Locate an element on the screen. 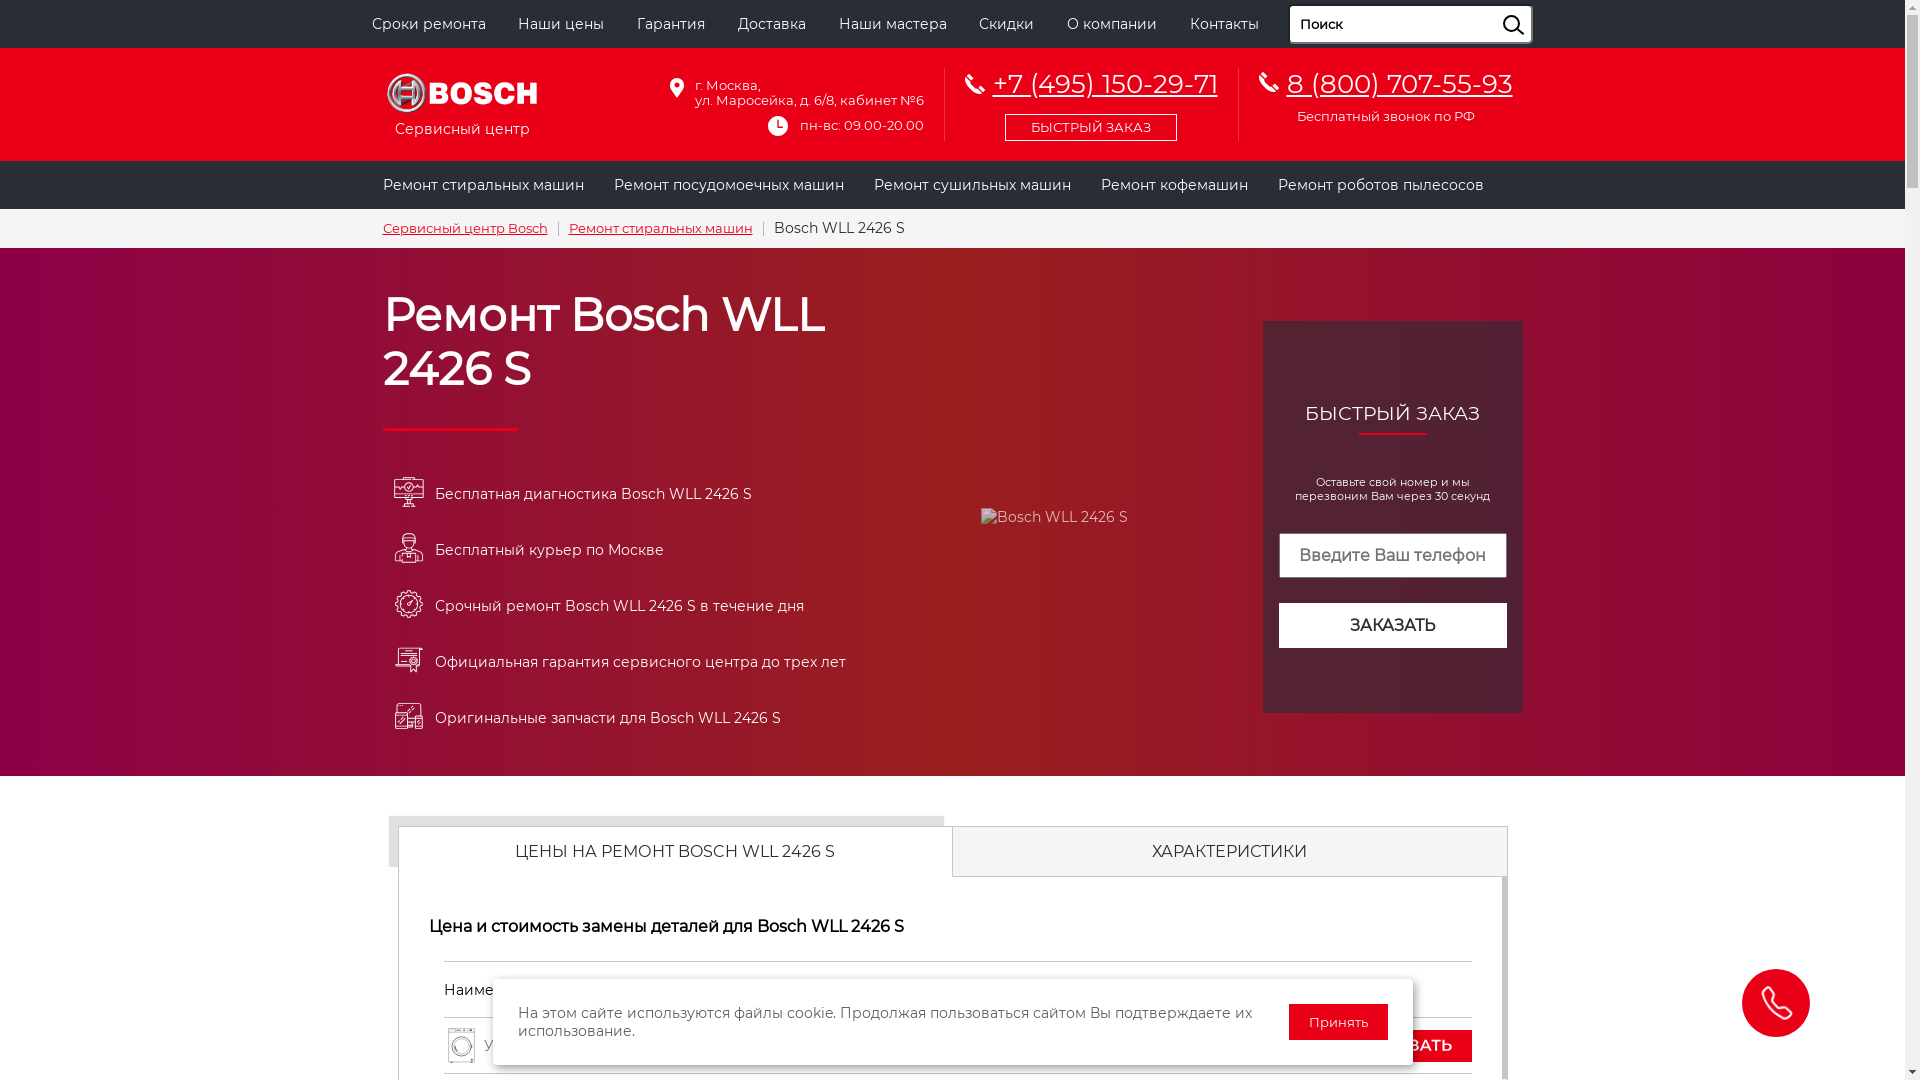  '+7 (495) 150-29-71' is located at coordinates (1089, 101).